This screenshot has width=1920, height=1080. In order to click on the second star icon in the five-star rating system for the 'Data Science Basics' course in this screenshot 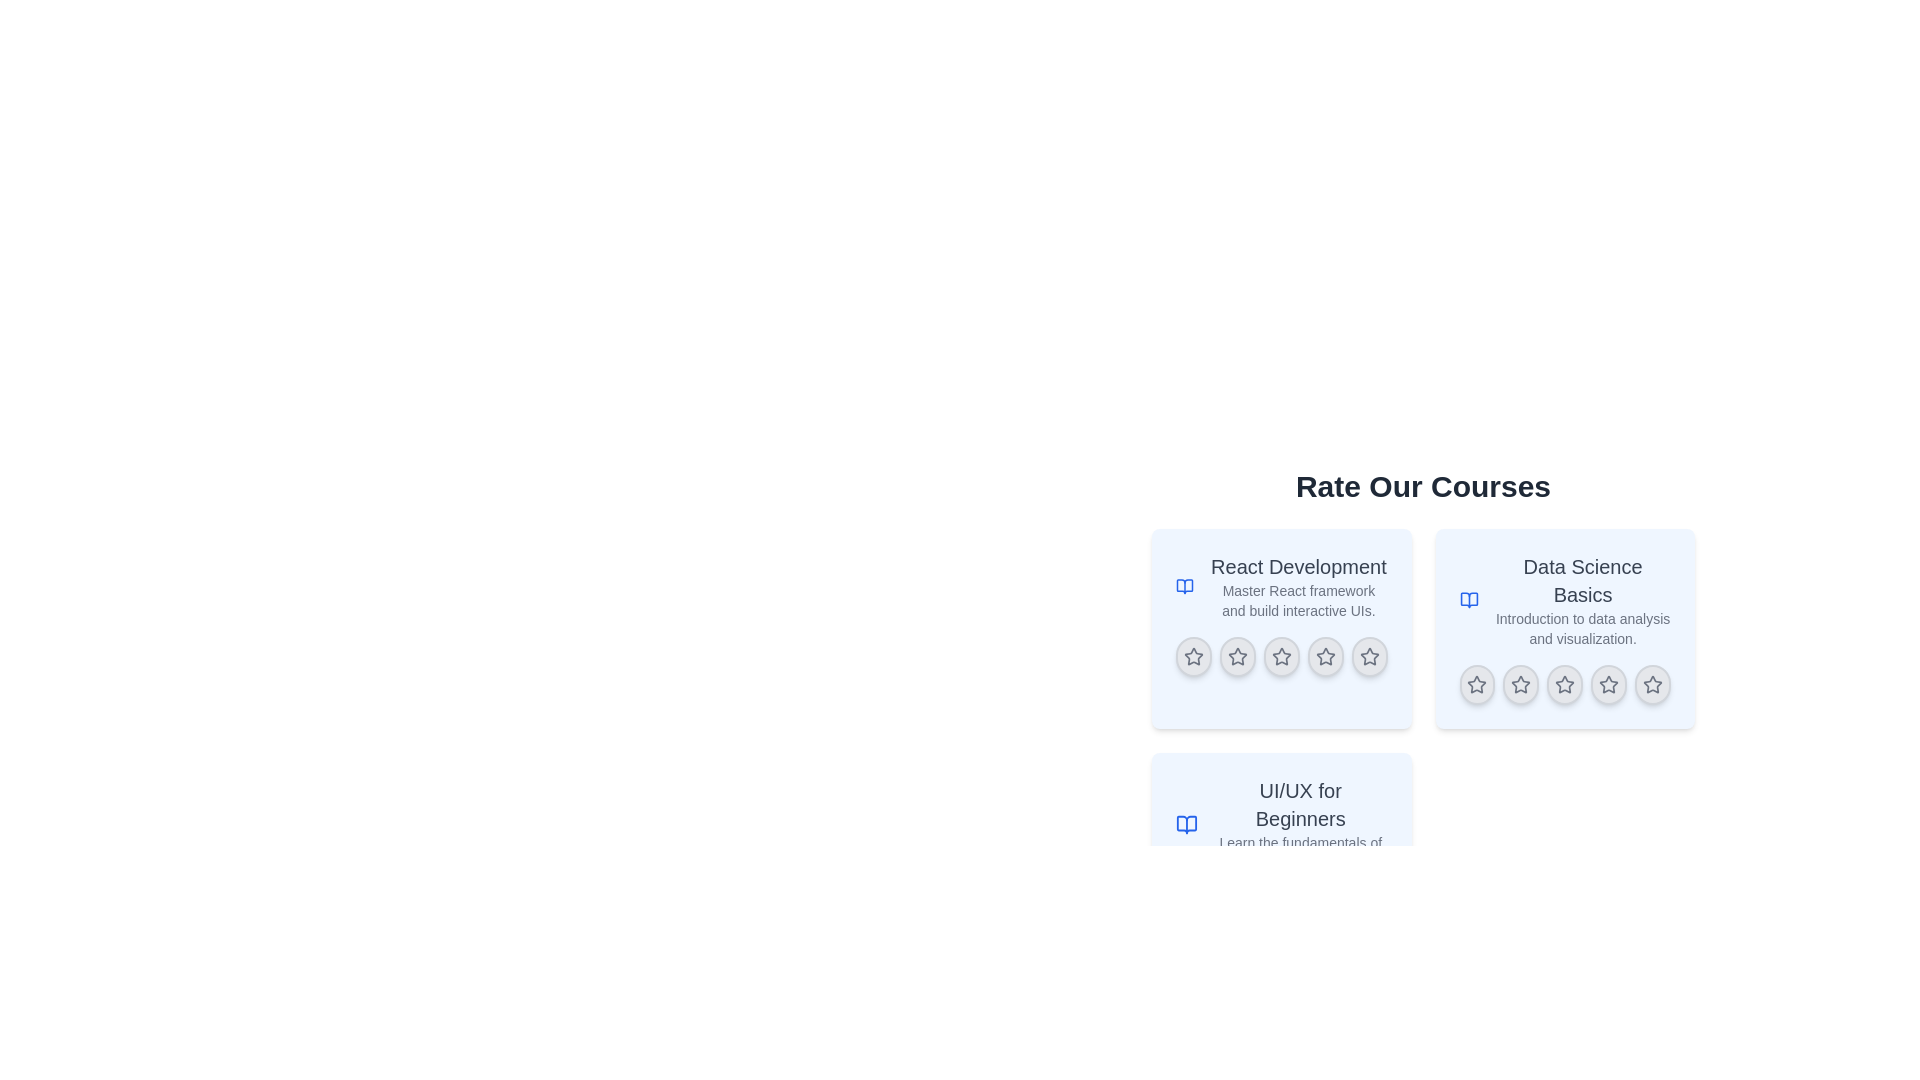, I will do `click(1520, 684)`.